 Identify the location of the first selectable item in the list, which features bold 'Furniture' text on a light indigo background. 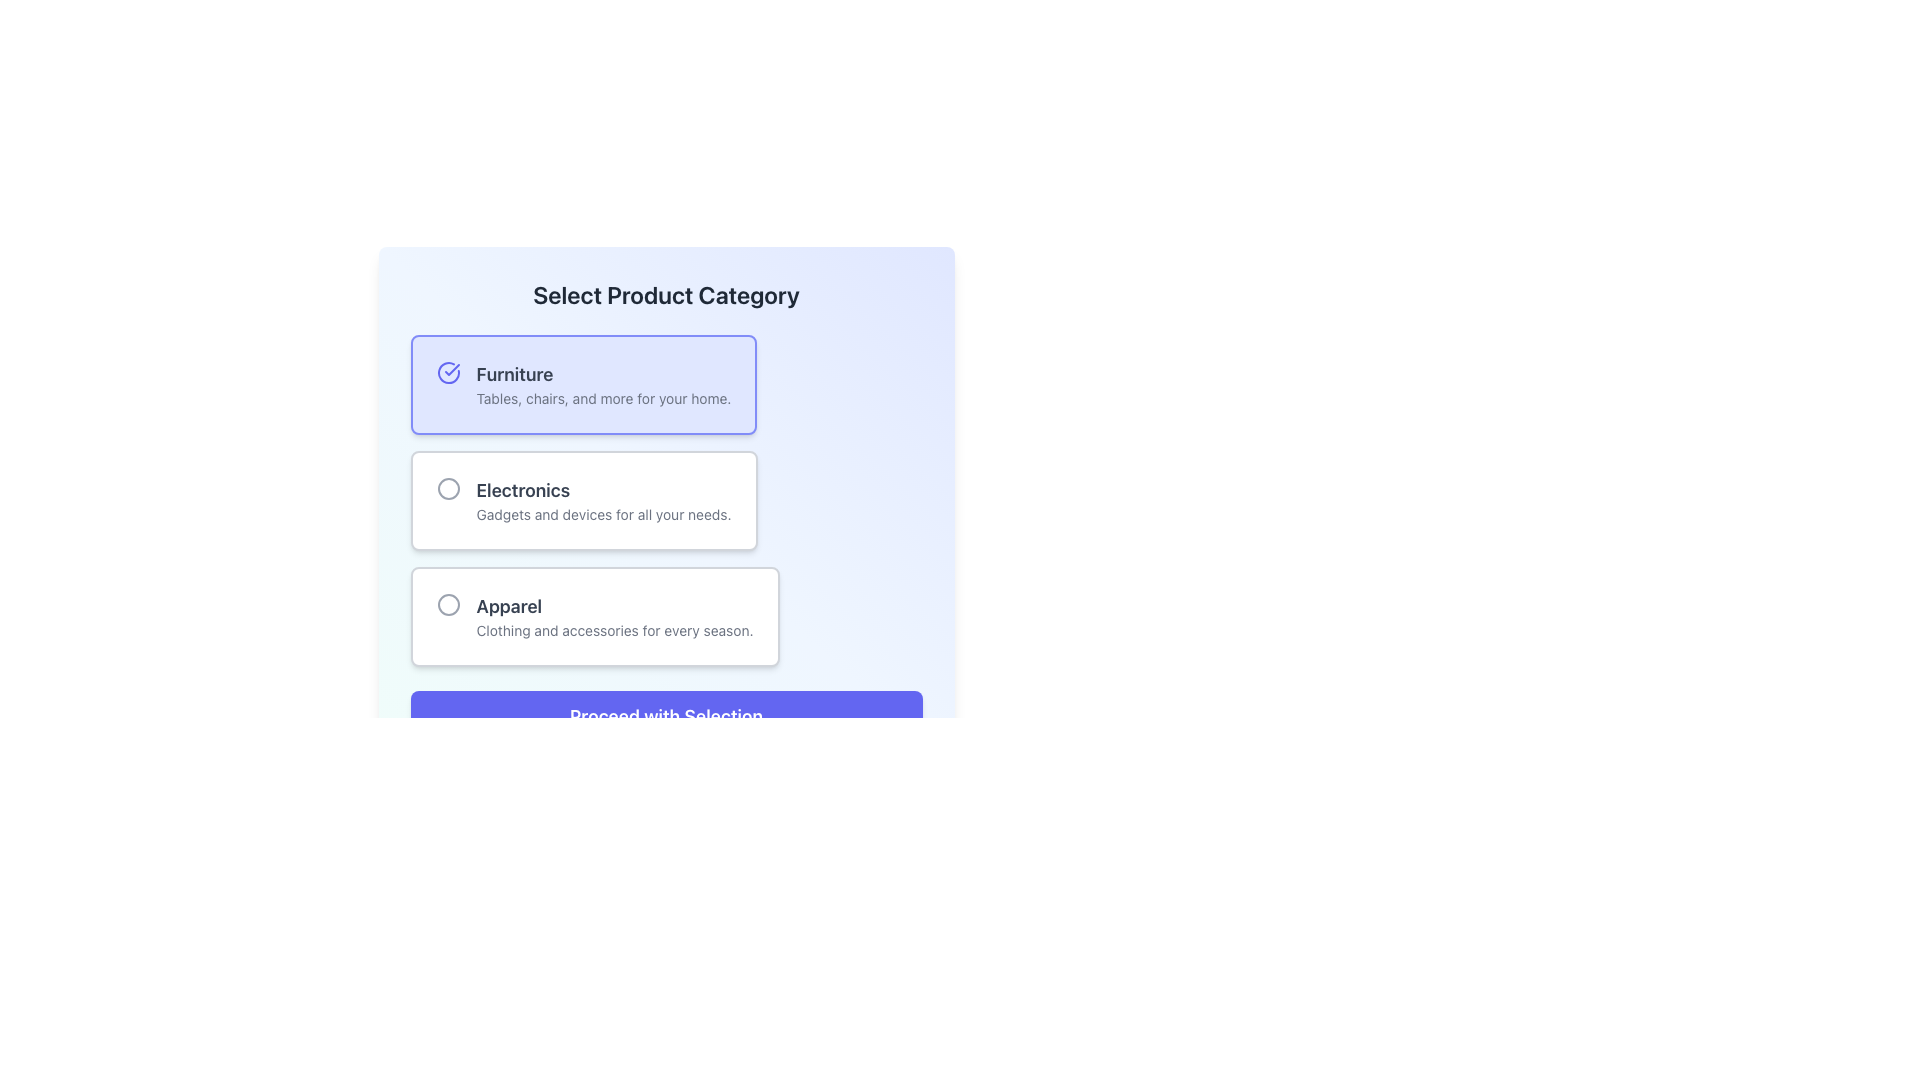
(602, 385).